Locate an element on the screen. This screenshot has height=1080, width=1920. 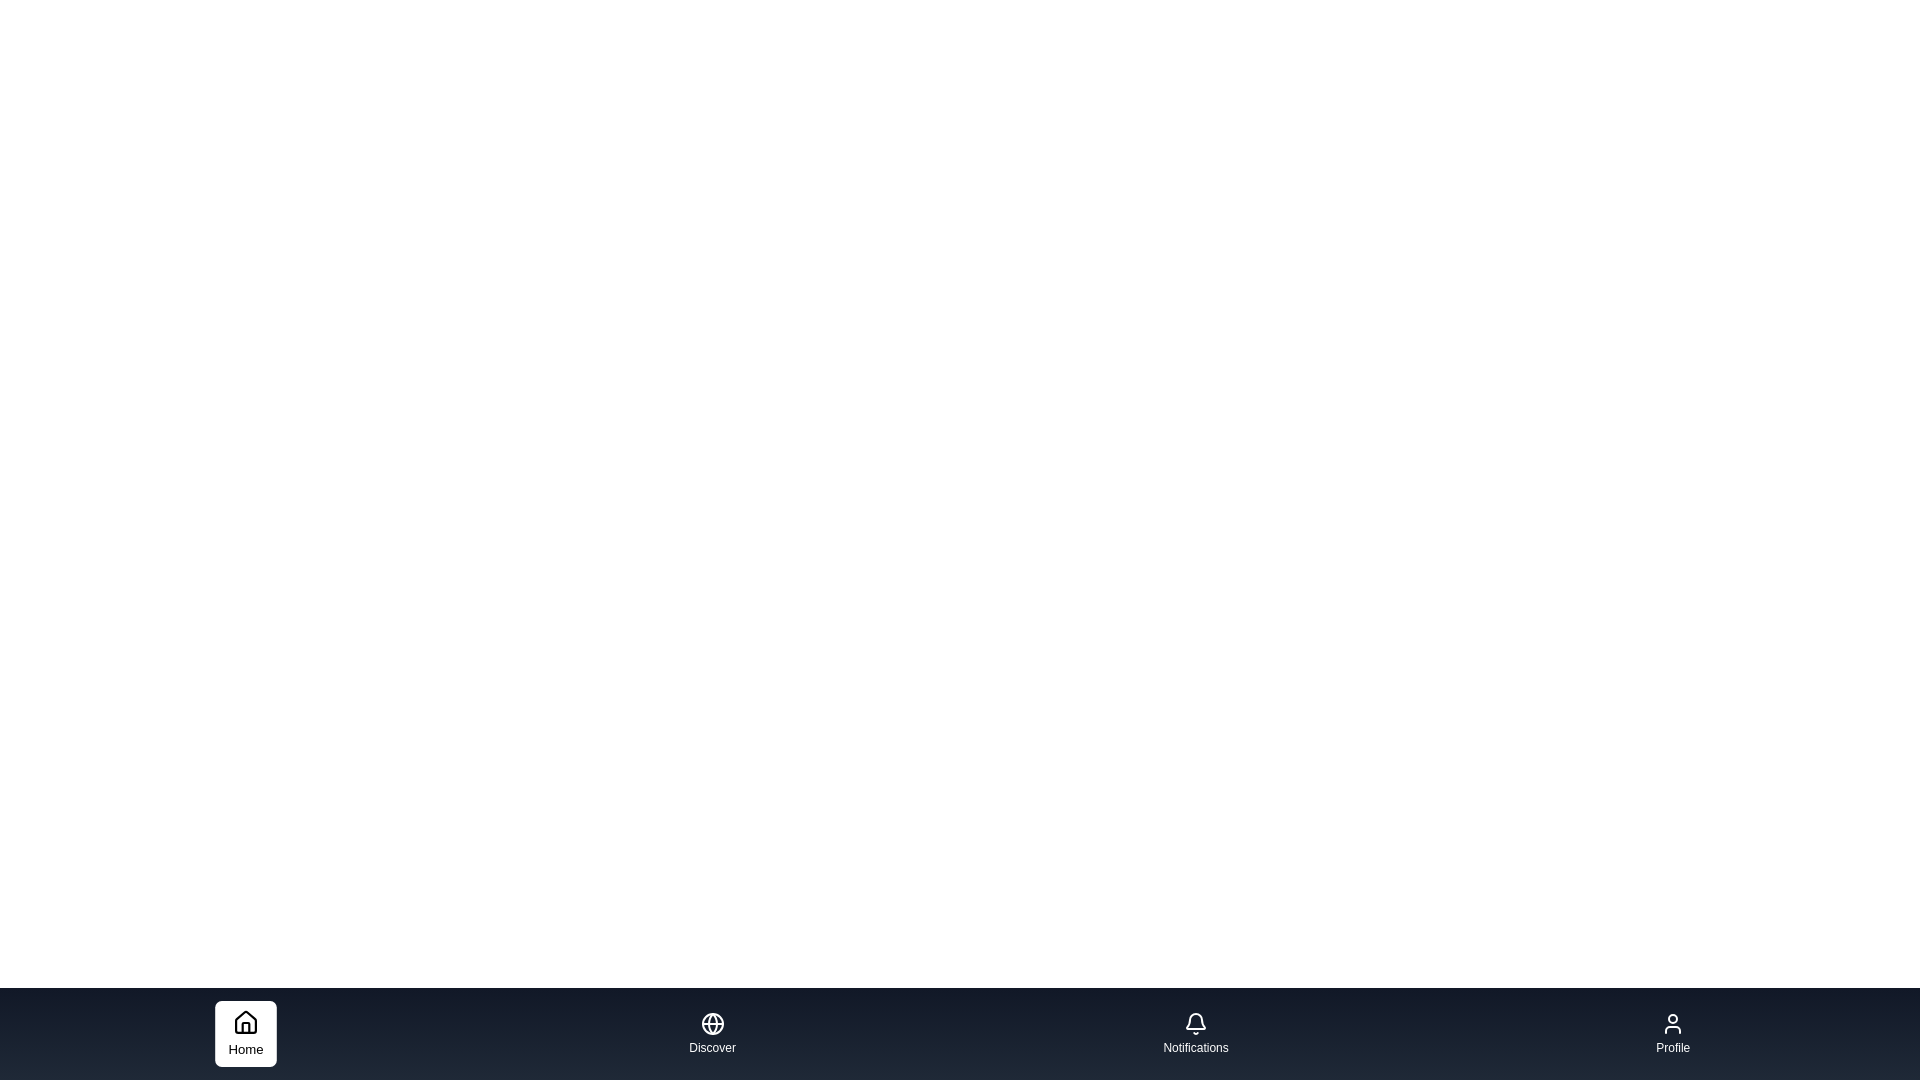
the Discover tab to activate it and observe the visual change is located at coordinates (711, 1033).